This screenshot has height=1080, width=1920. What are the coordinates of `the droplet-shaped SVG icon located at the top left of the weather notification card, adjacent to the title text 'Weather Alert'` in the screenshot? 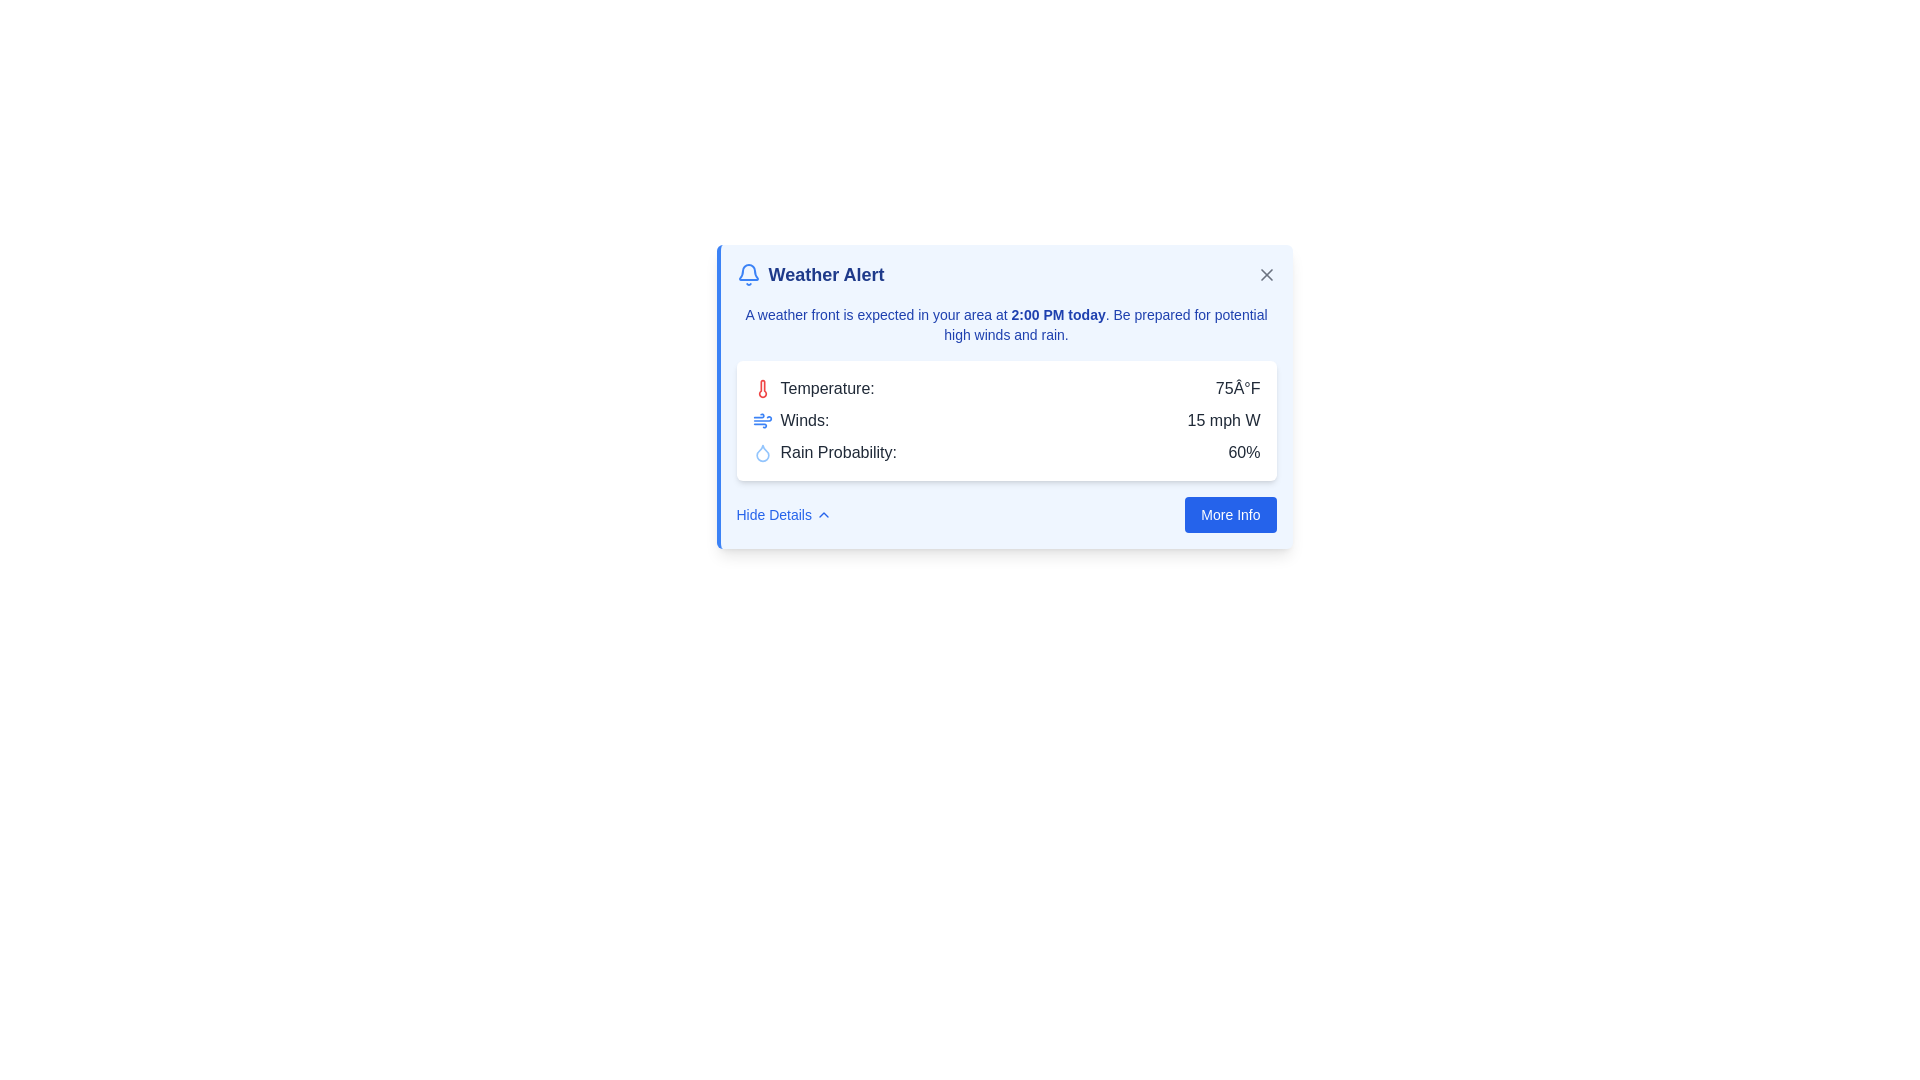 It's located at (761, 453).